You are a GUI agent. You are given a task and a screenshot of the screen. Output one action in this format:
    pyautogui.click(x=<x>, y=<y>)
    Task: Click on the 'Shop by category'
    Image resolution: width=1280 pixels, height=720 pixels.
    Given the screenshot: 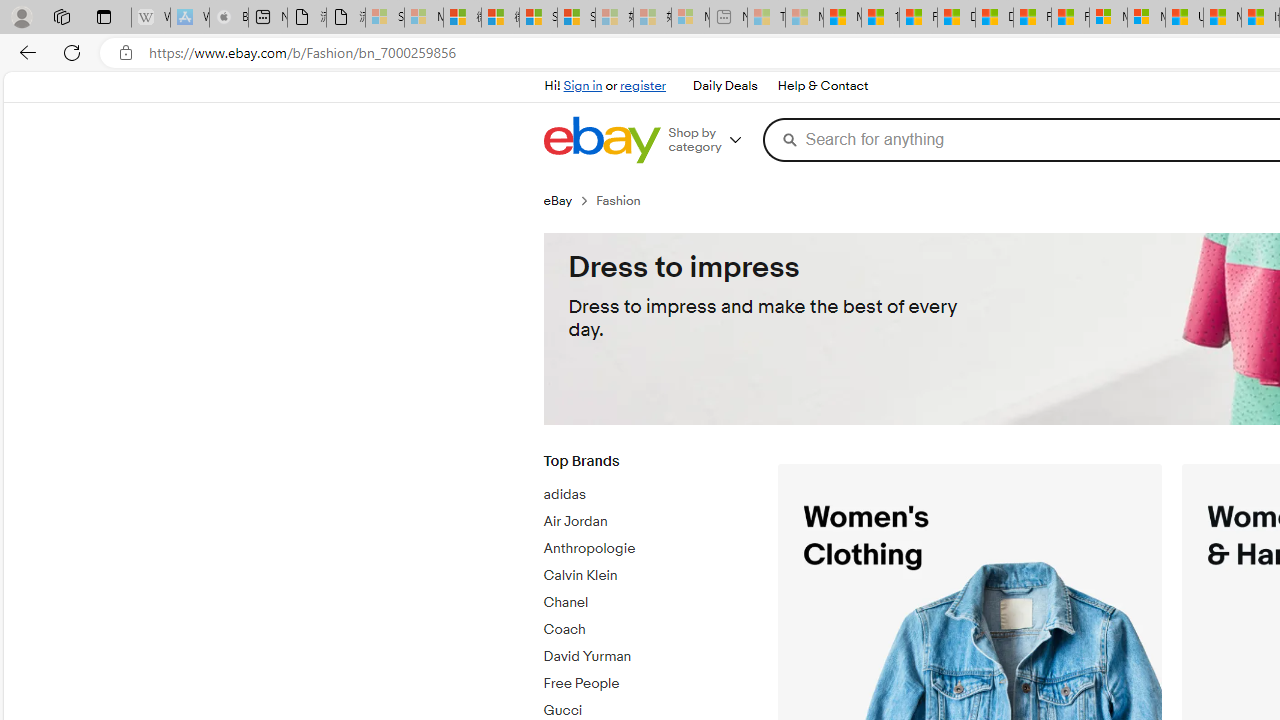 What is the action you would take?
    pyautogui.click(x=712, y=139)
    